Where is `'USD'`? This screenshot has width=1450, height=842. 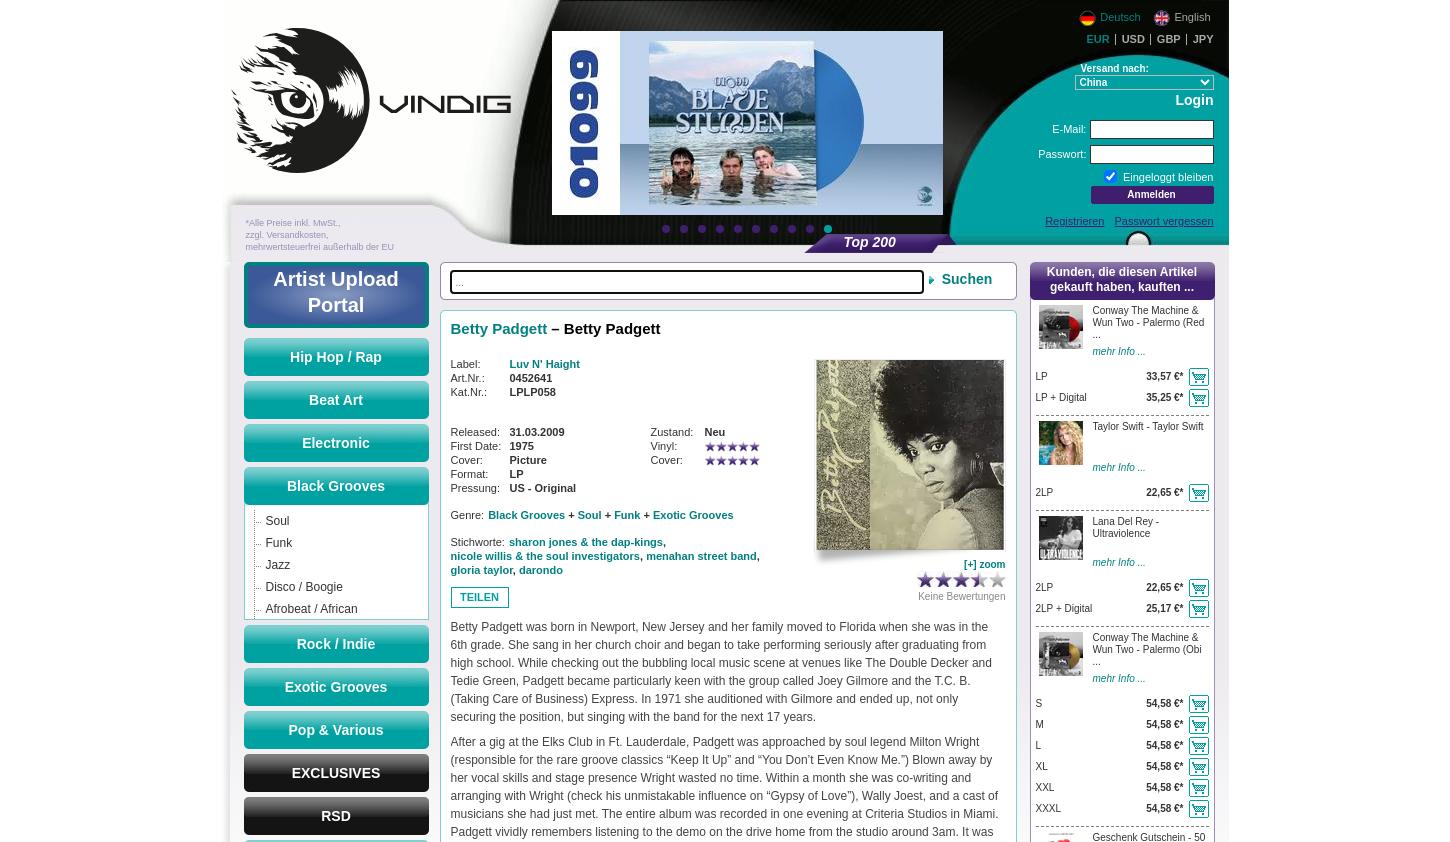 'USD' is located at coordinates (1131, 37).